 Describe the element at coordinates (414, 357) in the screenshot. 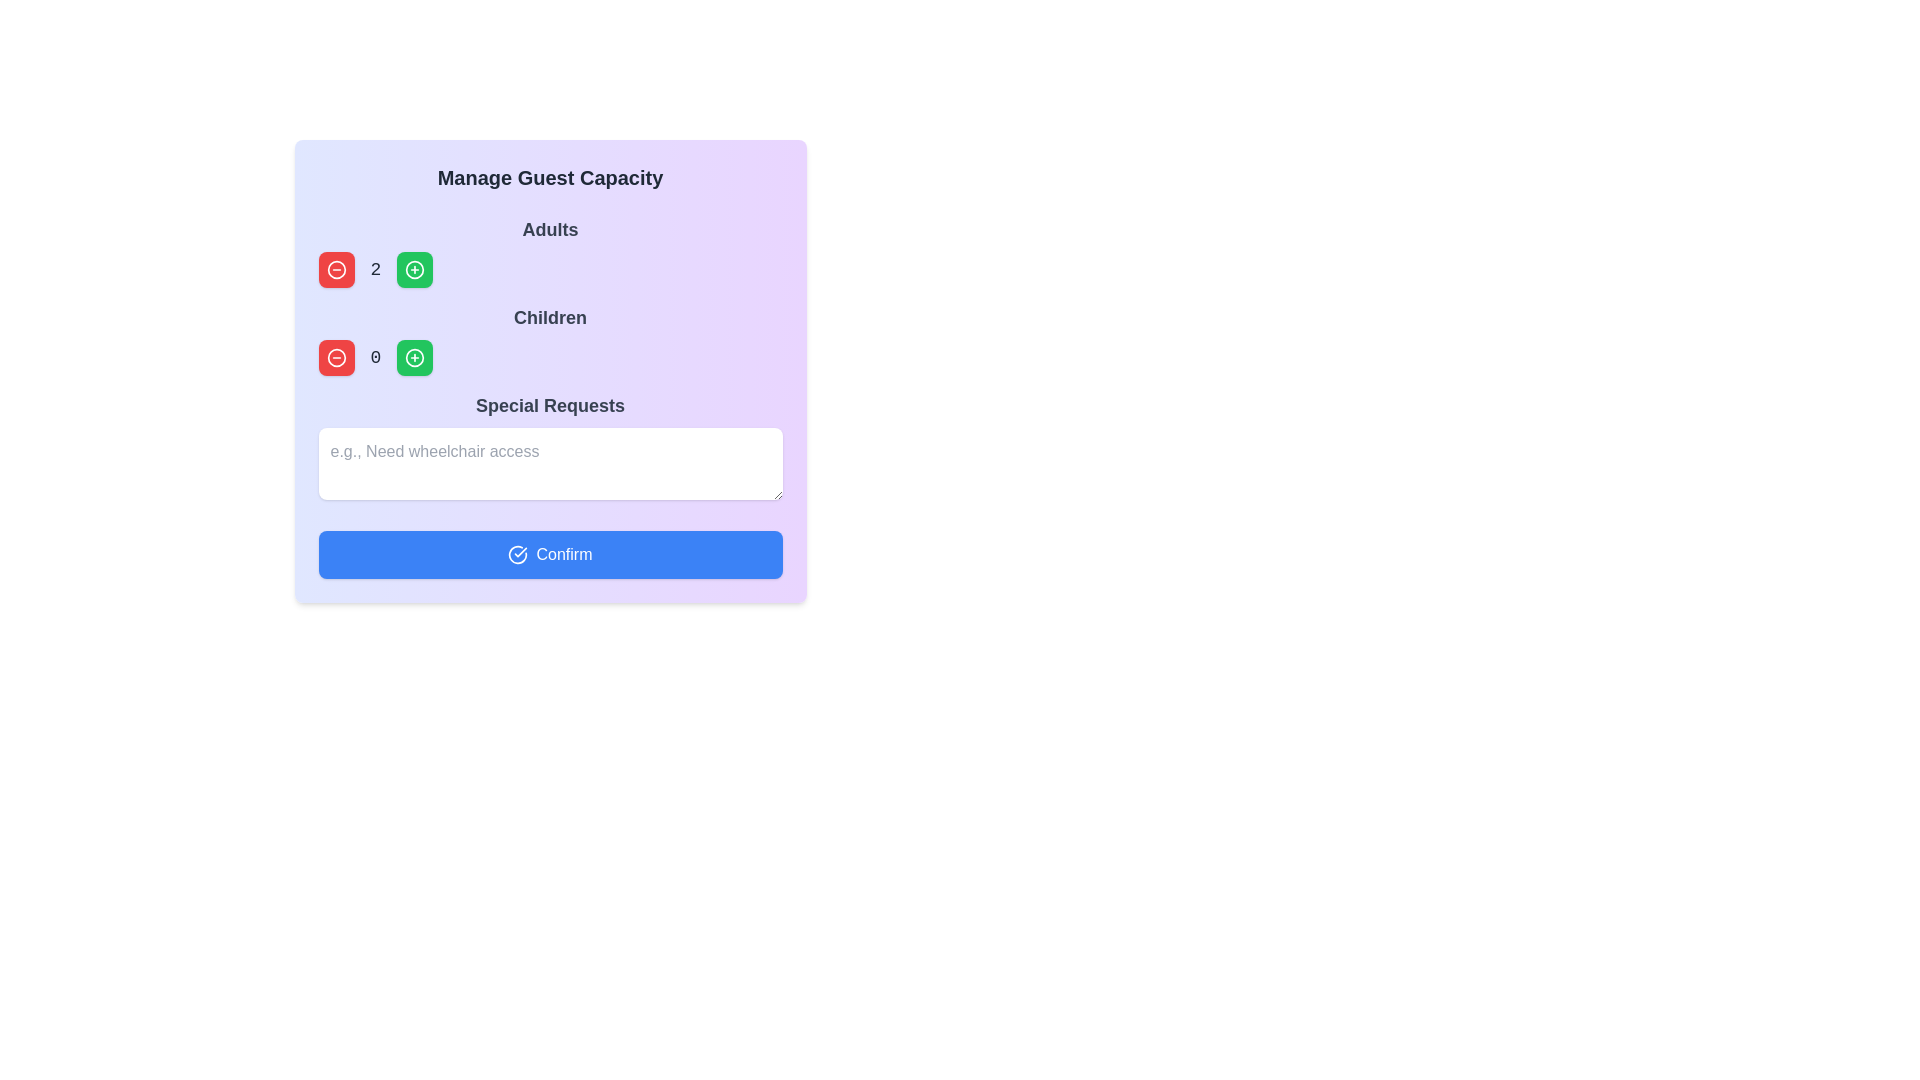

I see `the increment button located on the right side of the 'Children' text label to increase the count for managing guest capacity` at that location.